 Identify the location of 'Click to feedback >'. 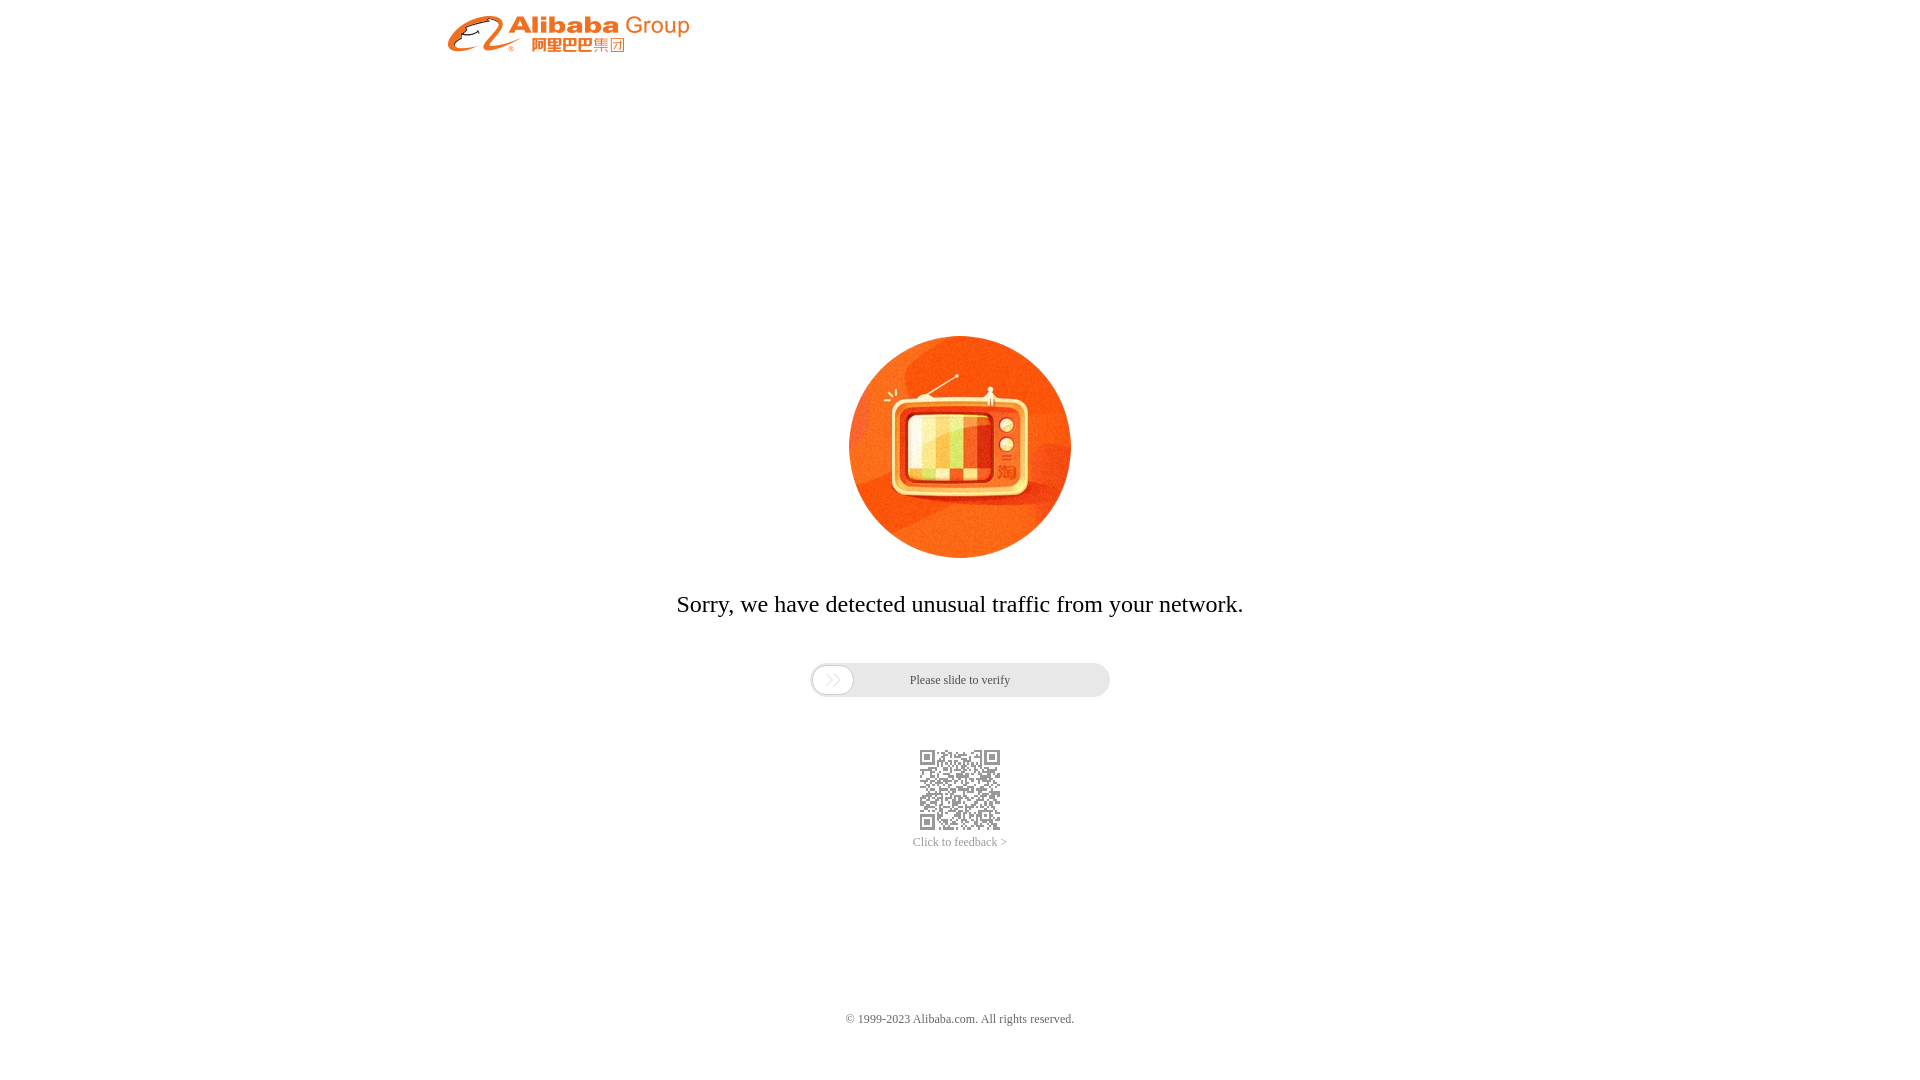
(960, 842).